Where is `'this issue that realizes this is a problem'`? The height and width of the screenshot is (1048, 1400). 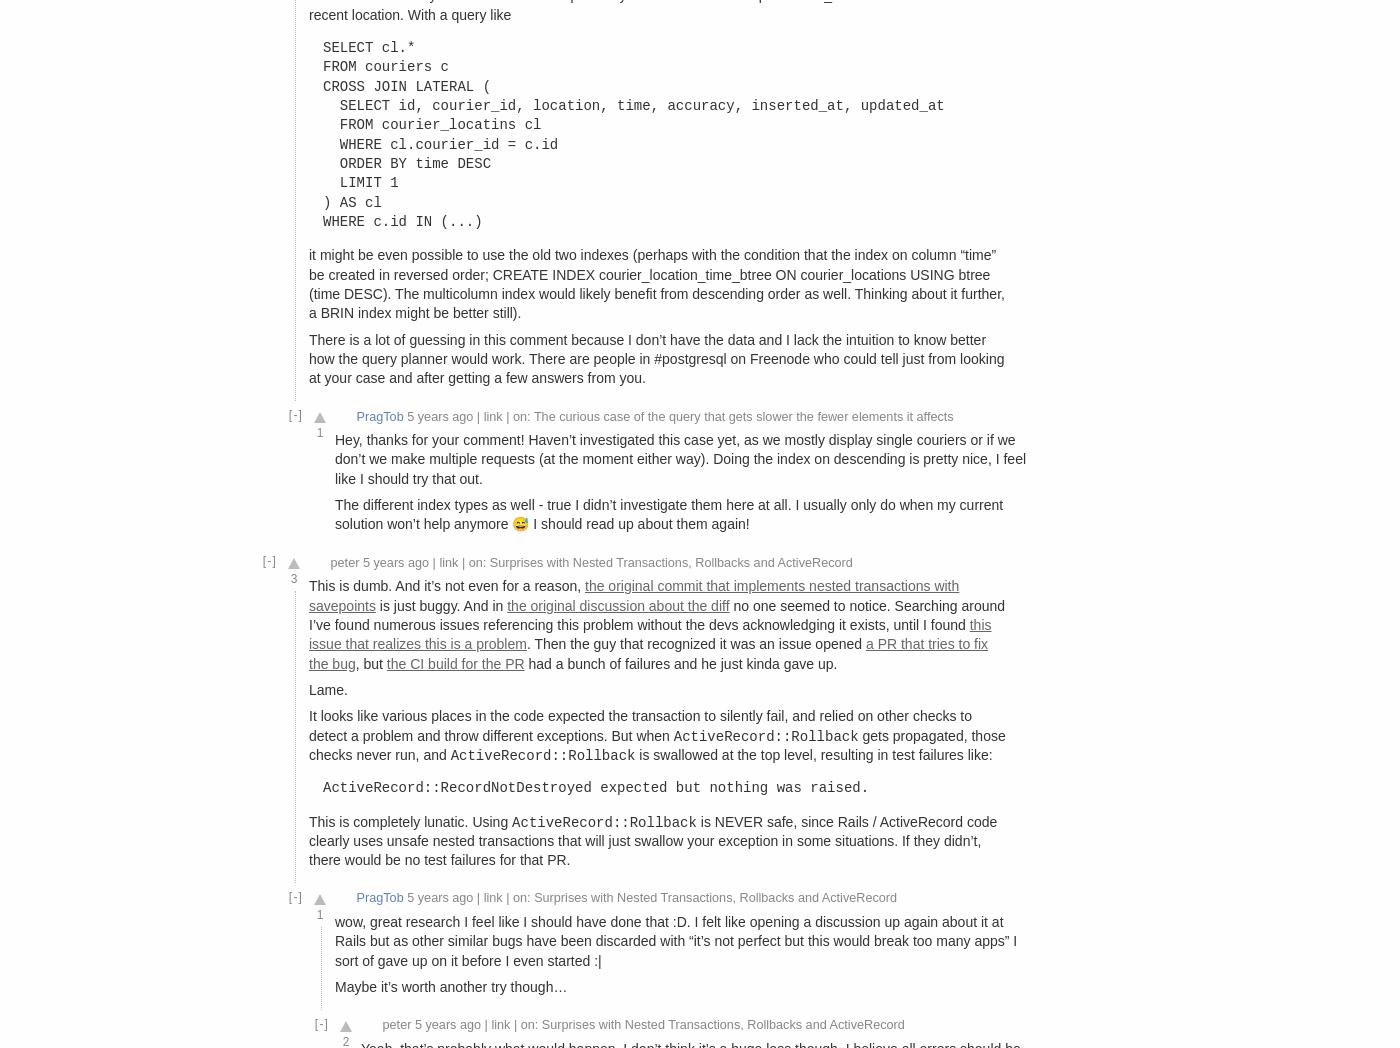 'this issue that realizes this is a problem' is located at coordinates (650, 633).